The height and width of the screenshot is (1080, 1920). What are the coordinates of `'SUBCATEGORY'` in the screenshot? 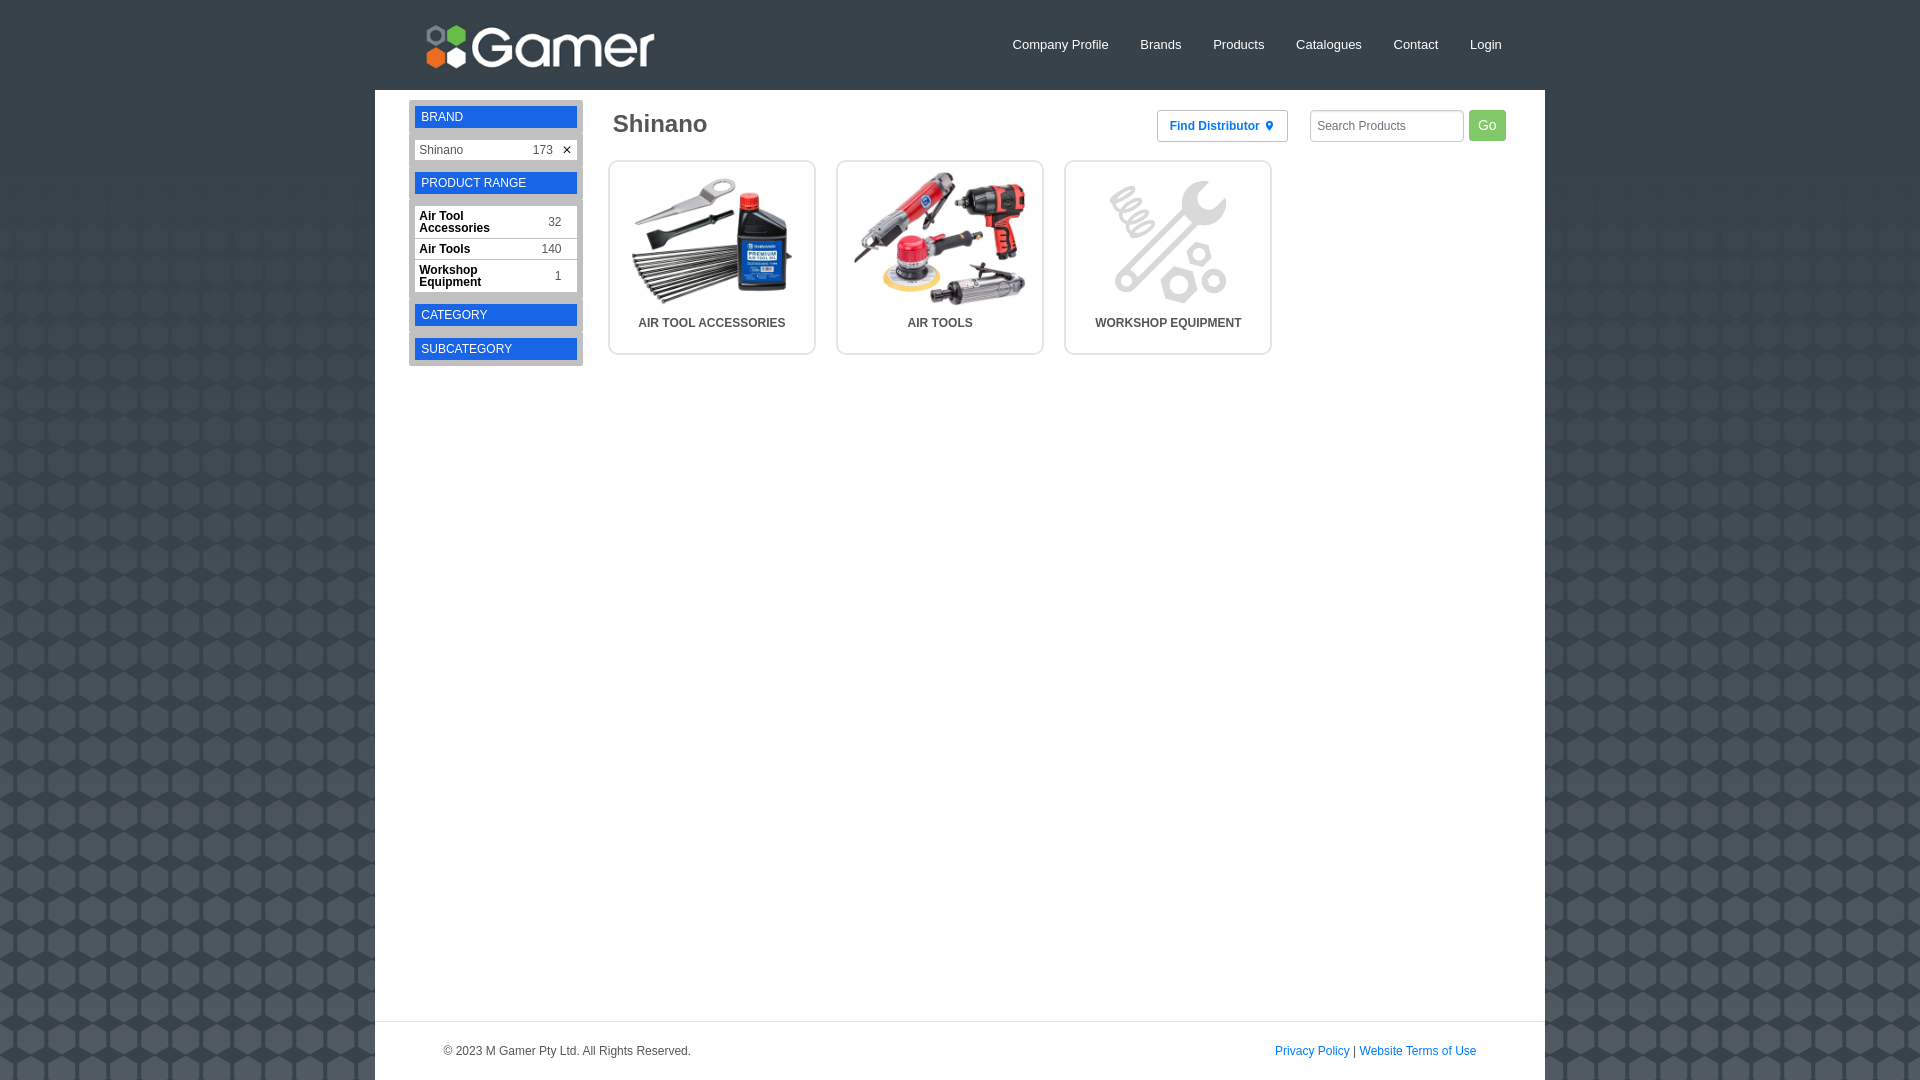 It's located at (465, 347).